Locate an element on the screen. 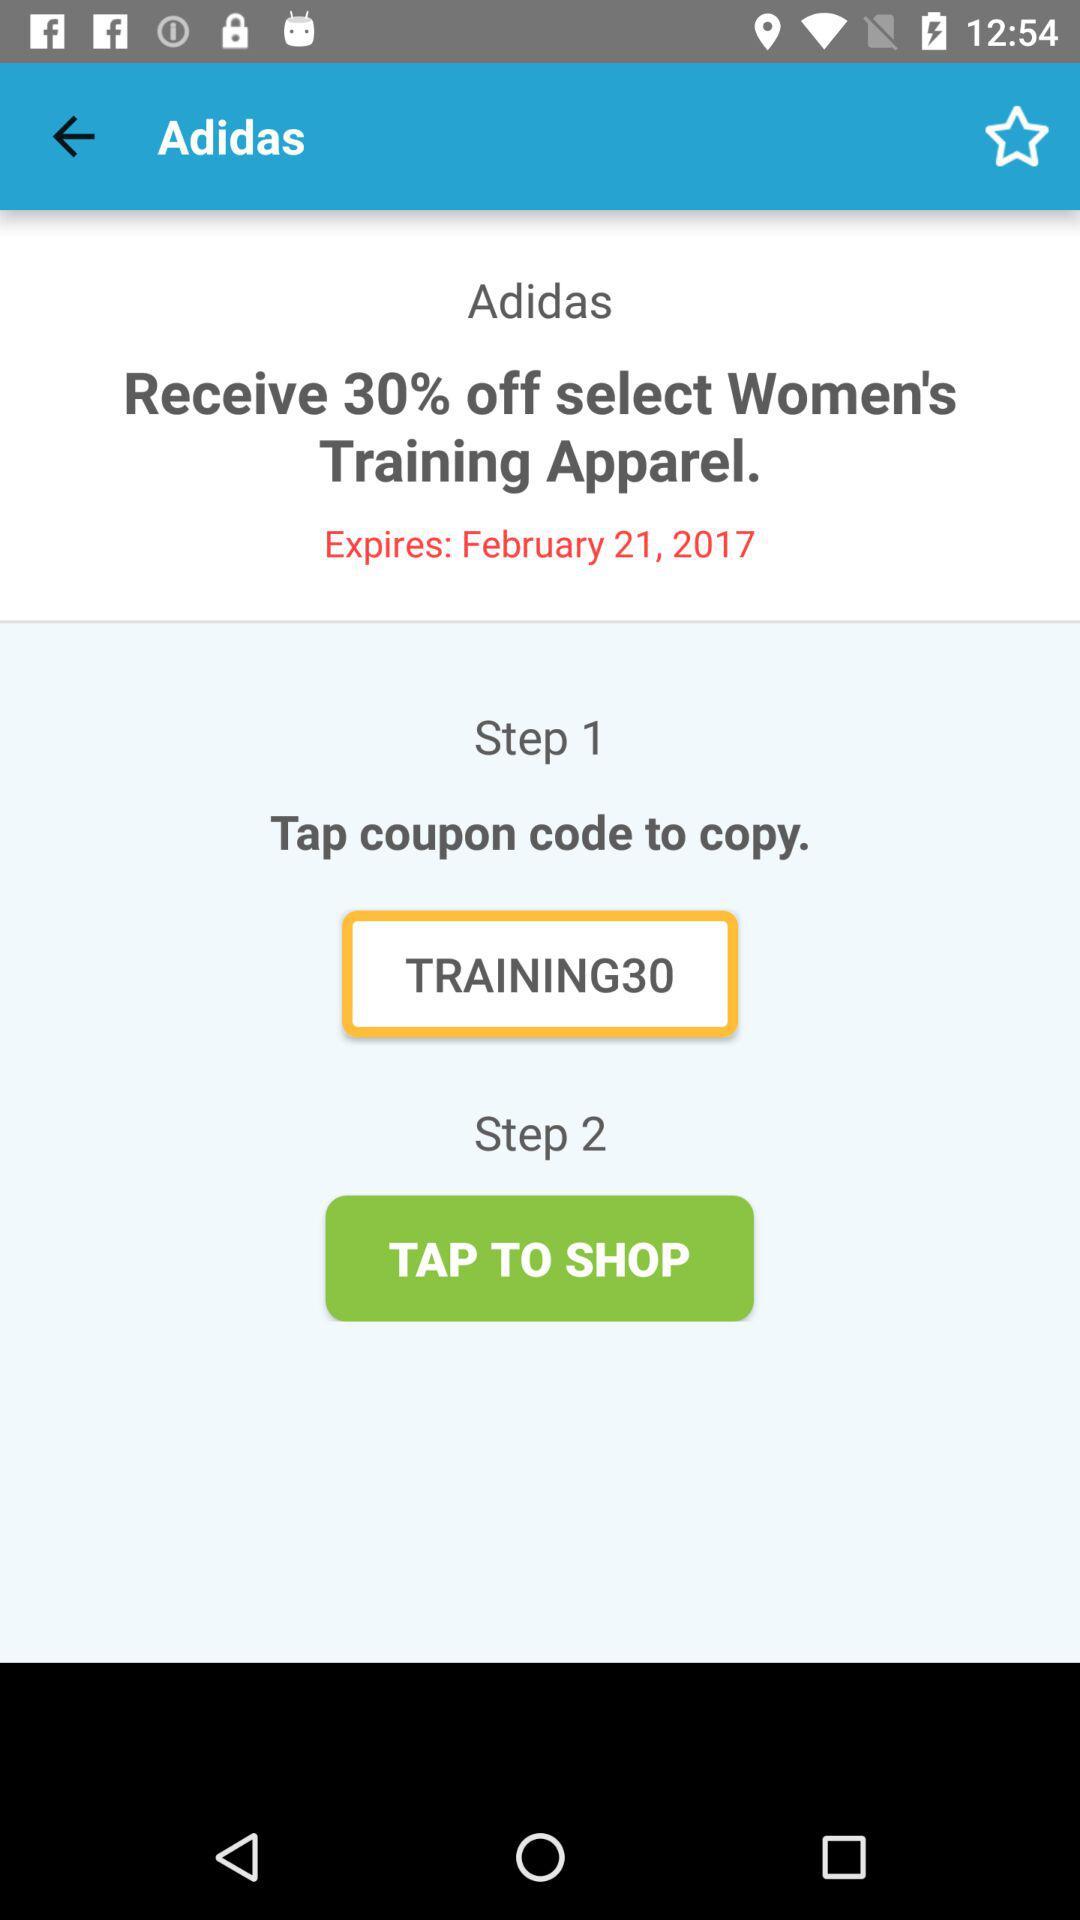 The width and height of the screenshot is (1080, 1920). item at the top right corner is located at coordinates (1017, 135).